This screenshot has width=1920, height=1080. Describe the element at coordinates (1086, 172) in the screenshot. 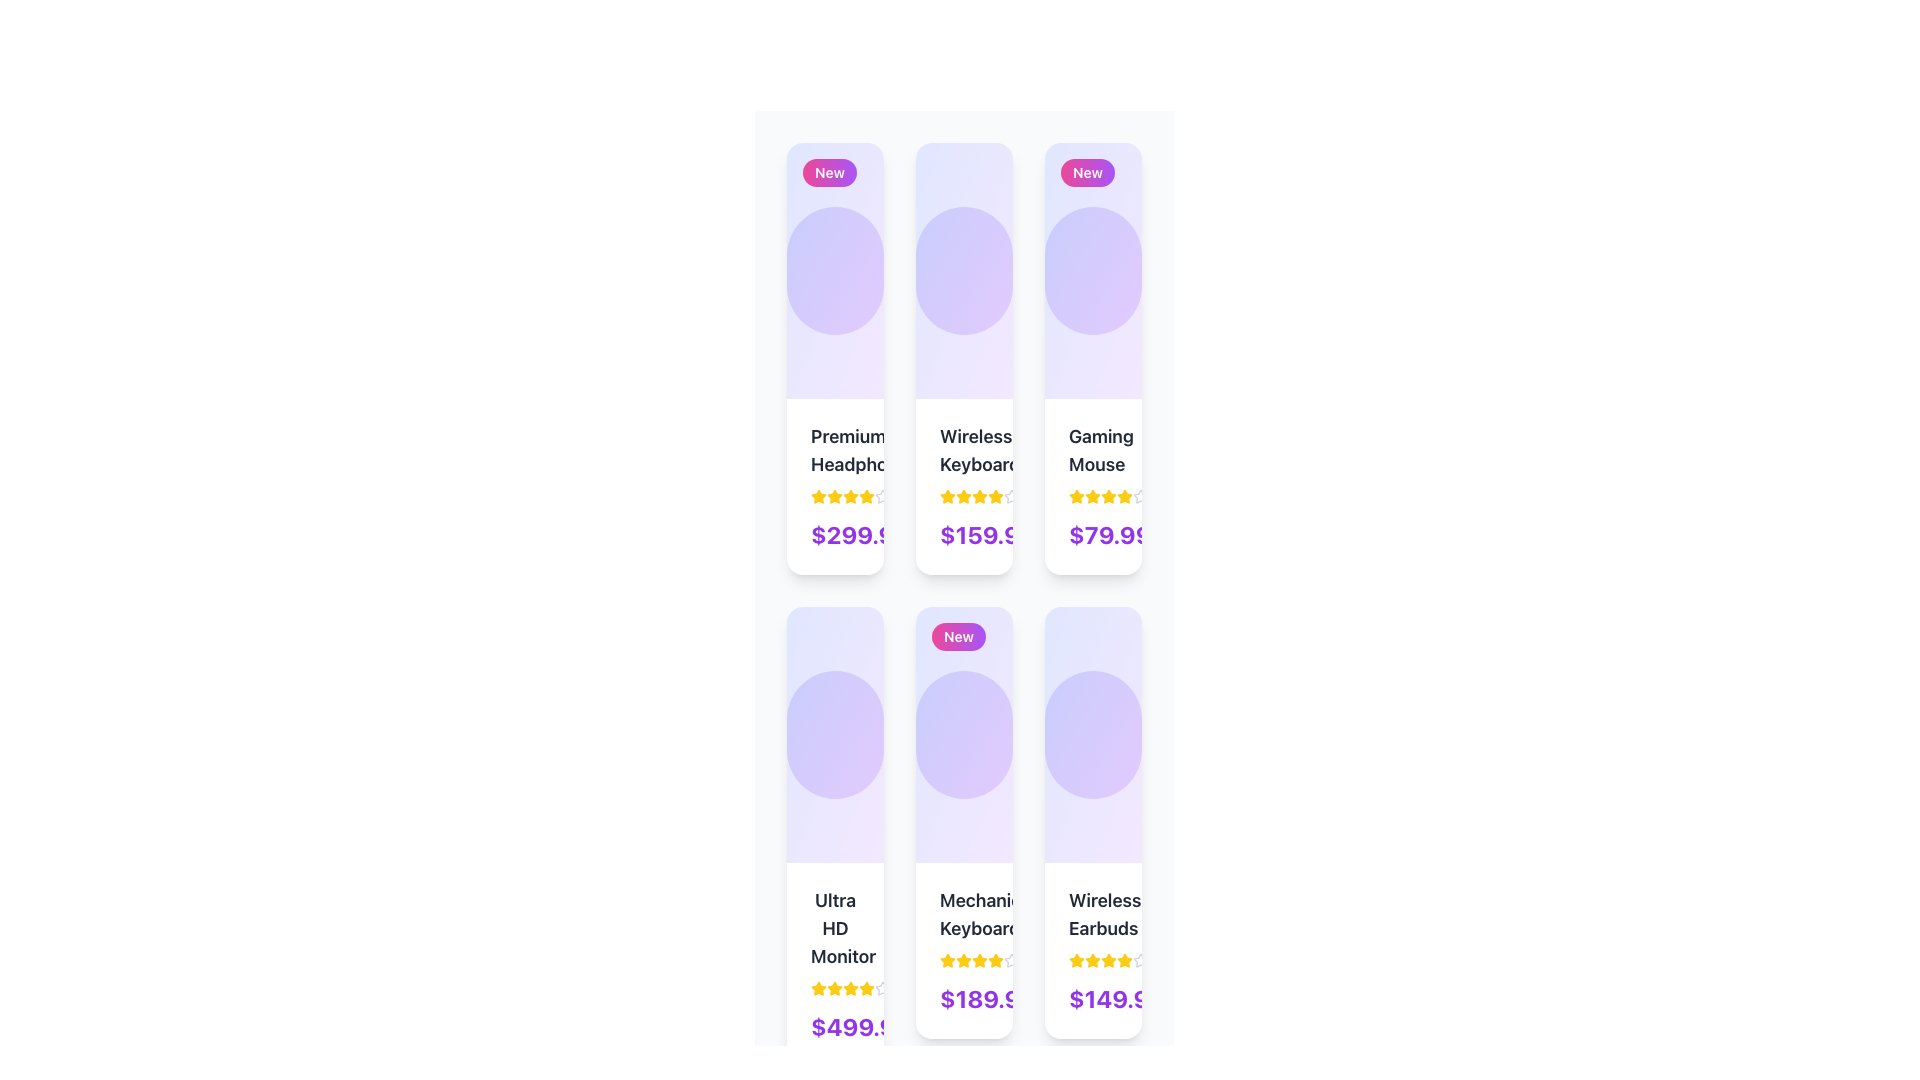

I see `the 'New' badge with a gradient background located at the top-left corner of the third card in a three-column layout` at that location.